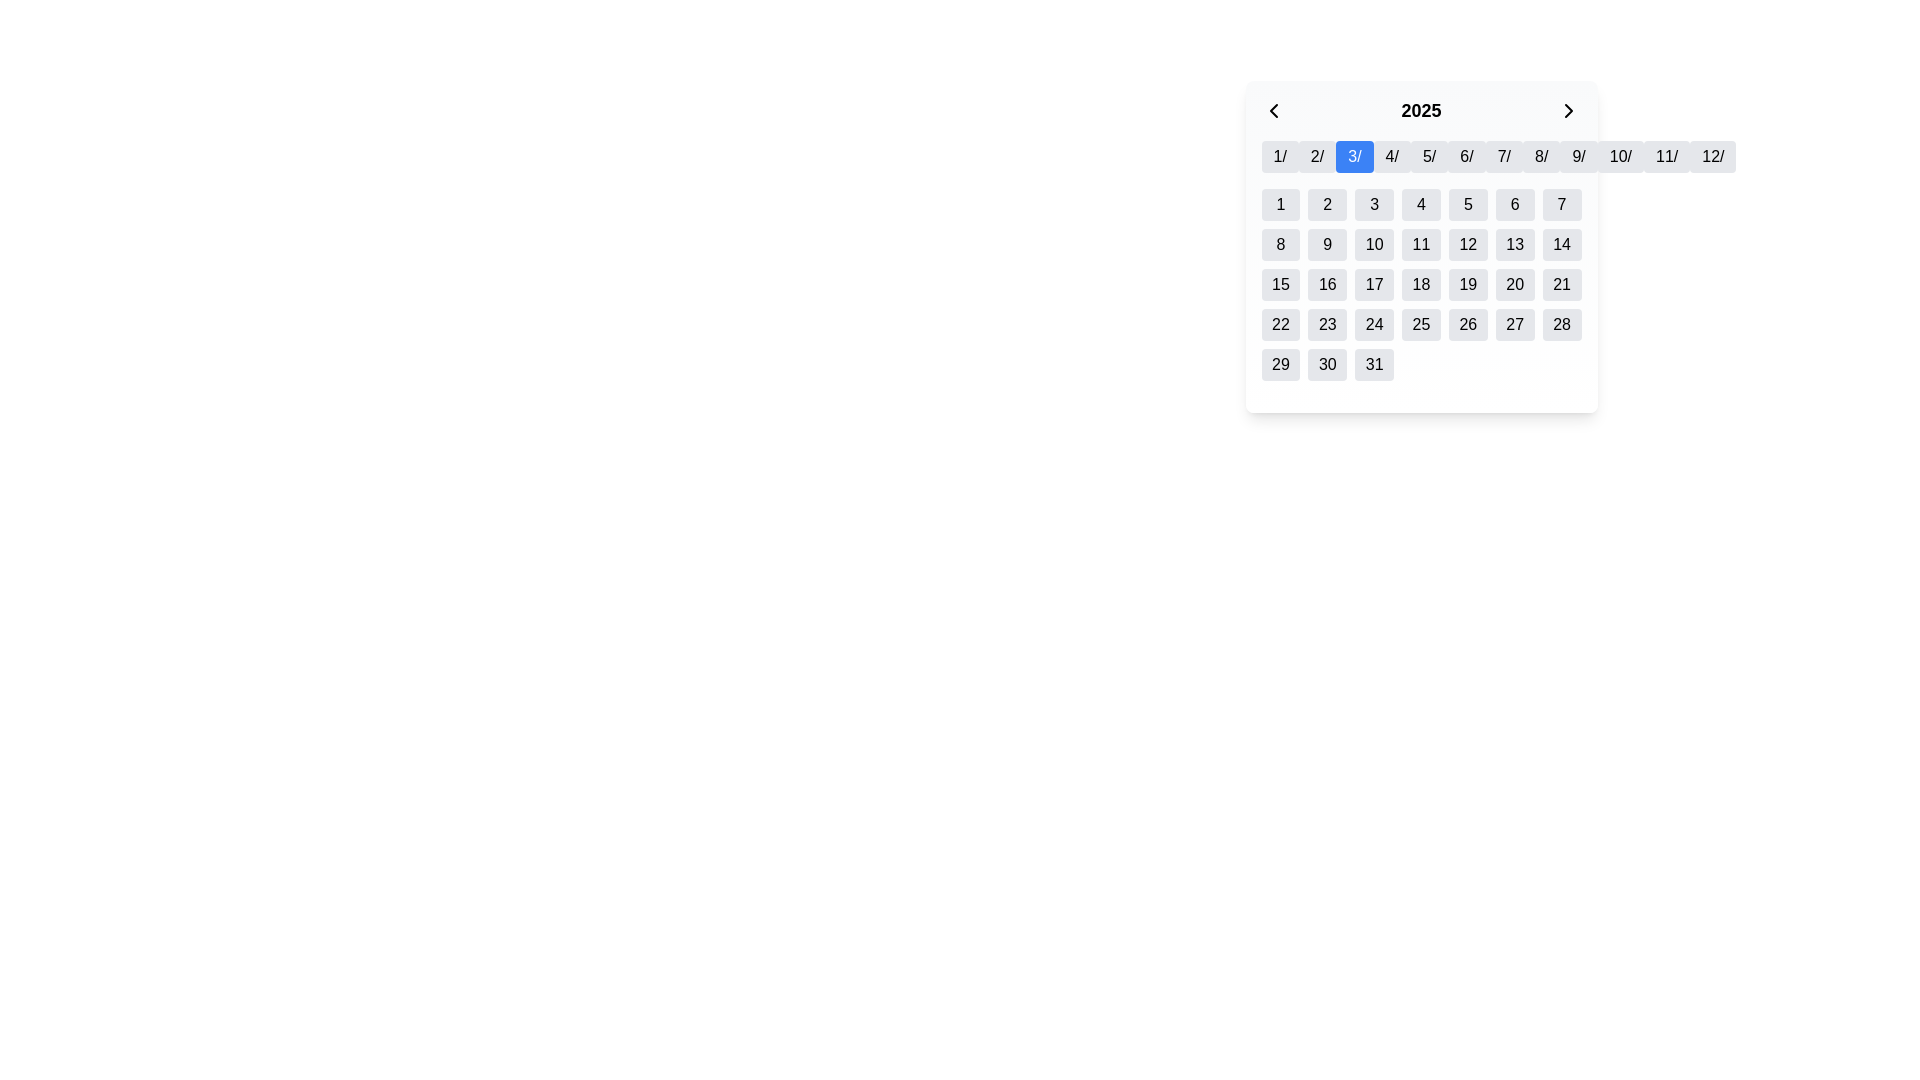  What do you see at coordinates (1420, 285) in the screenshot?
I see `the Calendar Grid located under the selected month and year` at bounding box center [1420, 285].